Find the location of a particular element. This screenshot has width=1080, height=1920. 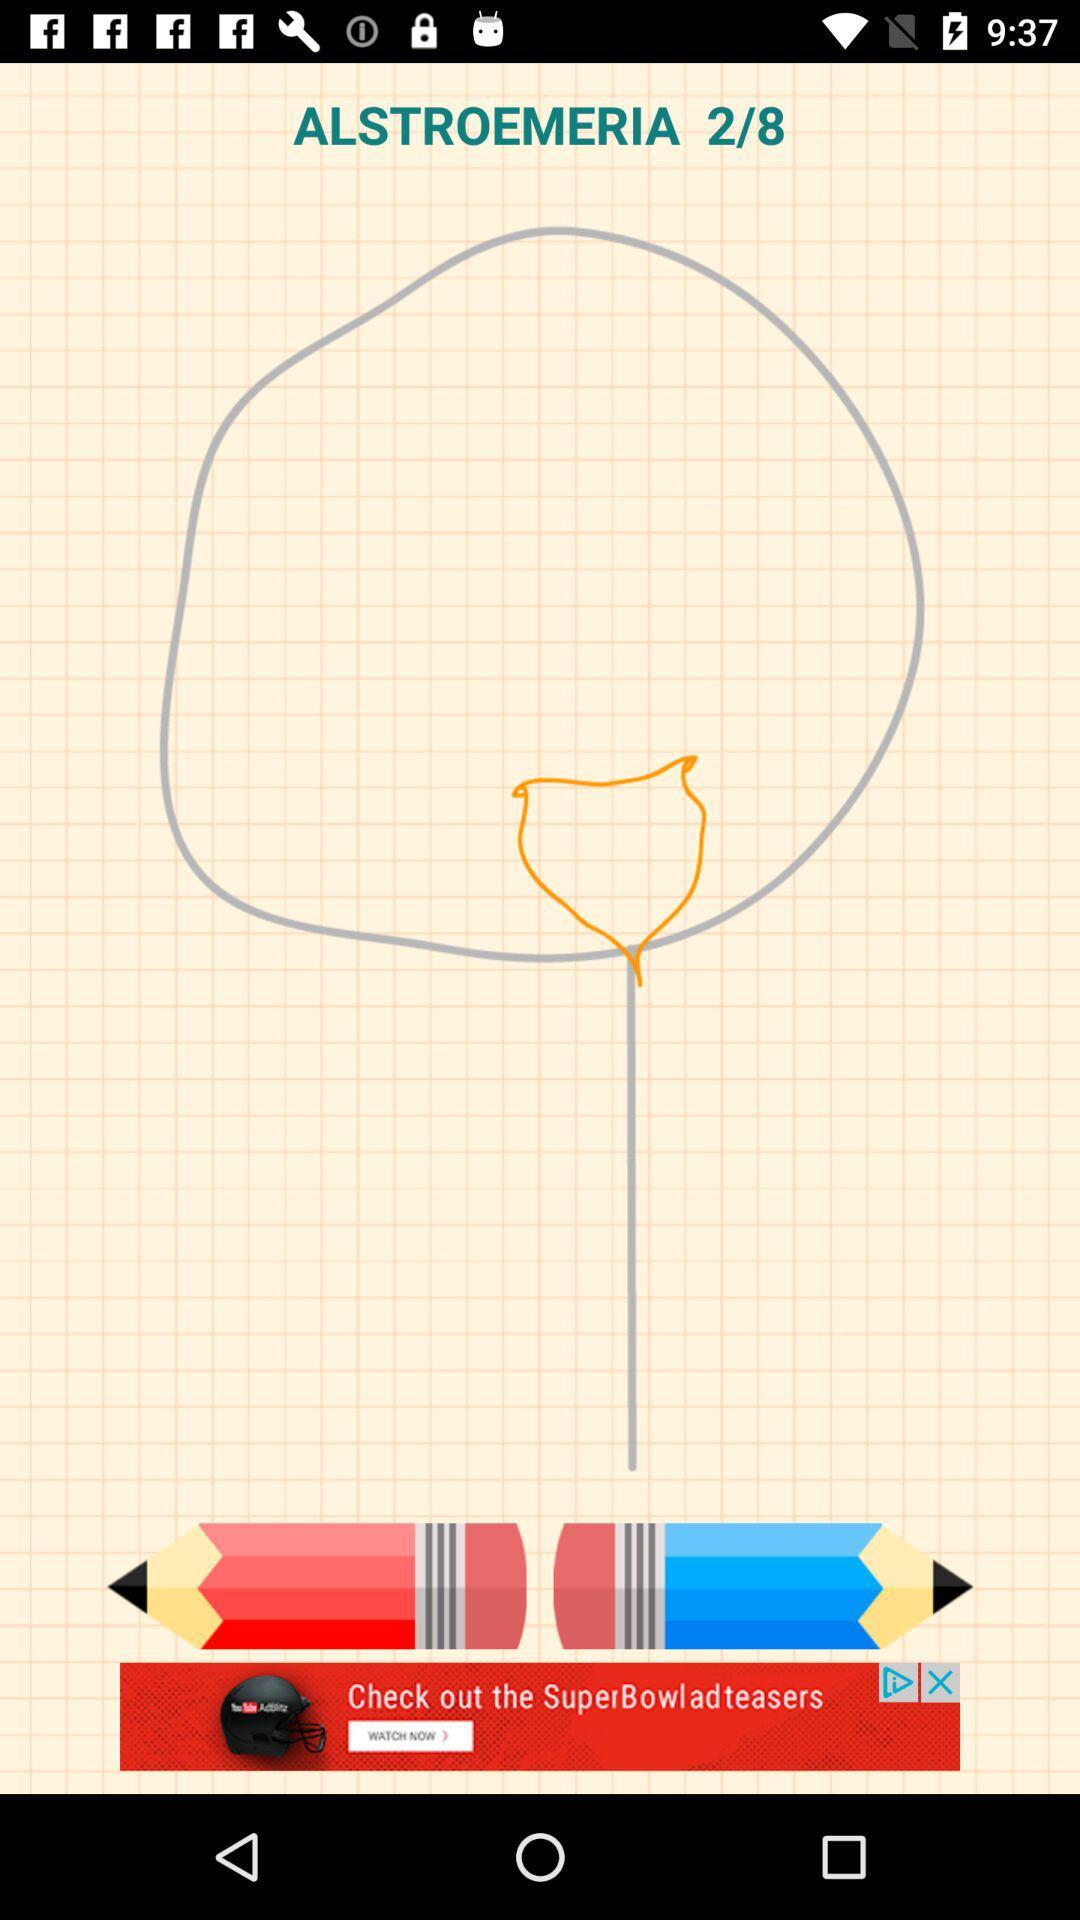

write with orange is located at coordinates (315, 1585).